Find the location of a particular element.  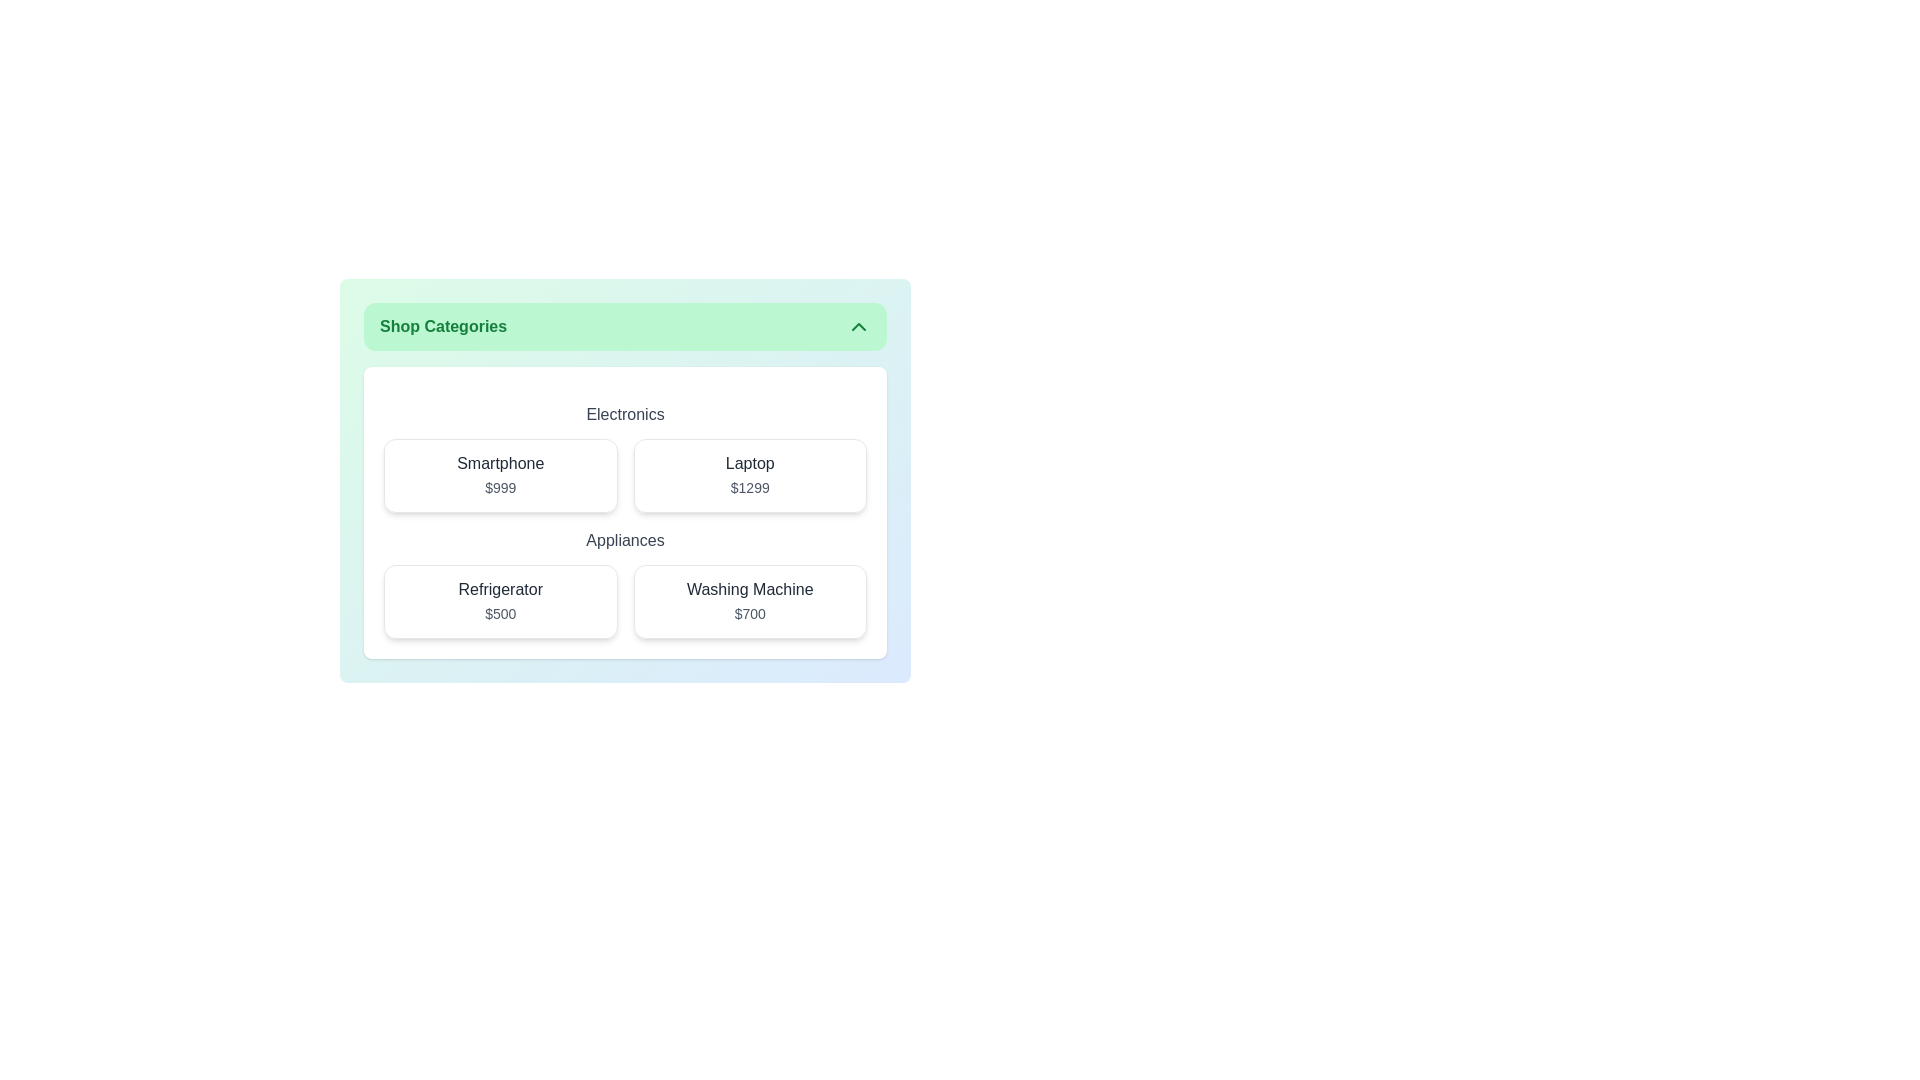

the 'Smartphone' text label that indicates the product name, positioned at the top of its card structure in the 'Electronics' section of the 'Shop Categories' interface is located at coordinates (500, 463).